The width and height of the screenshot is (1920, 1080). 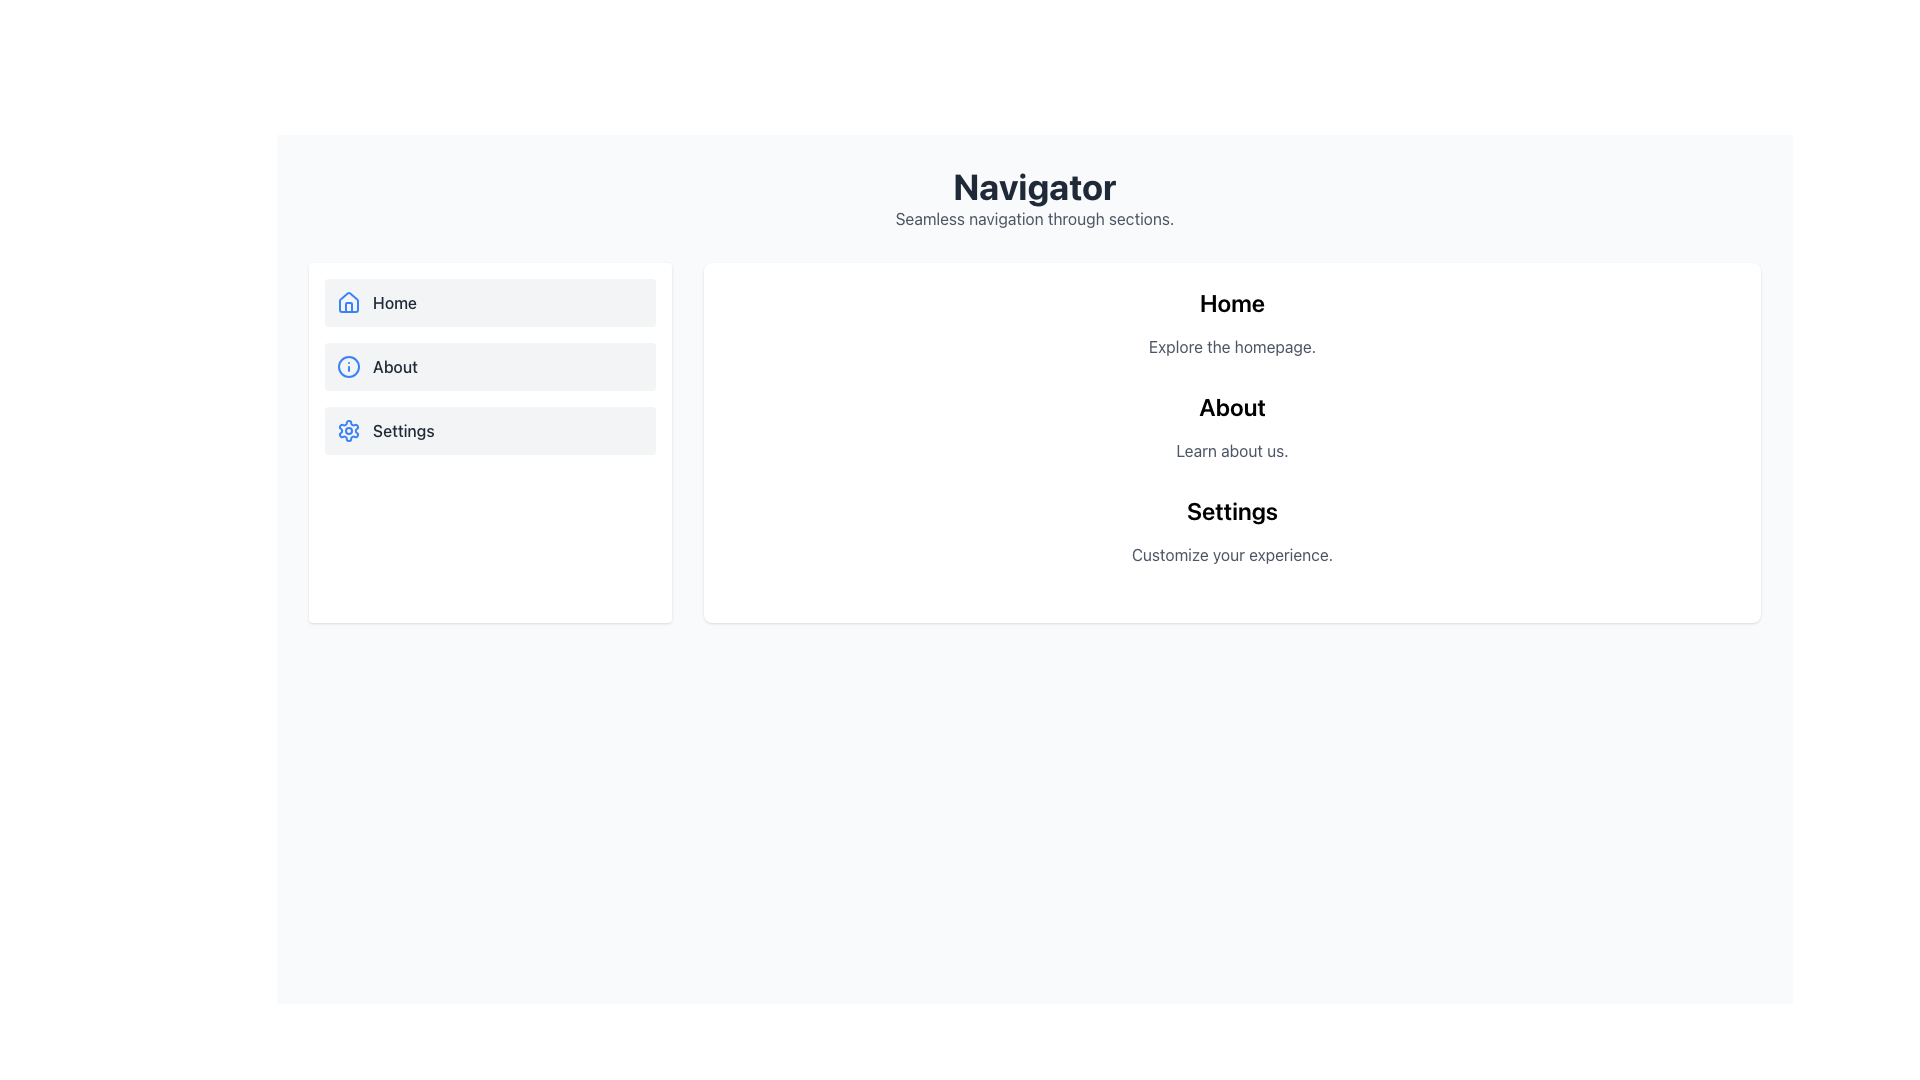 What do you see at coordinates (490, 303) in the screenshot?
I see `the 'Home' navigation button located in the left side panel` at bounding box center [490, 303].